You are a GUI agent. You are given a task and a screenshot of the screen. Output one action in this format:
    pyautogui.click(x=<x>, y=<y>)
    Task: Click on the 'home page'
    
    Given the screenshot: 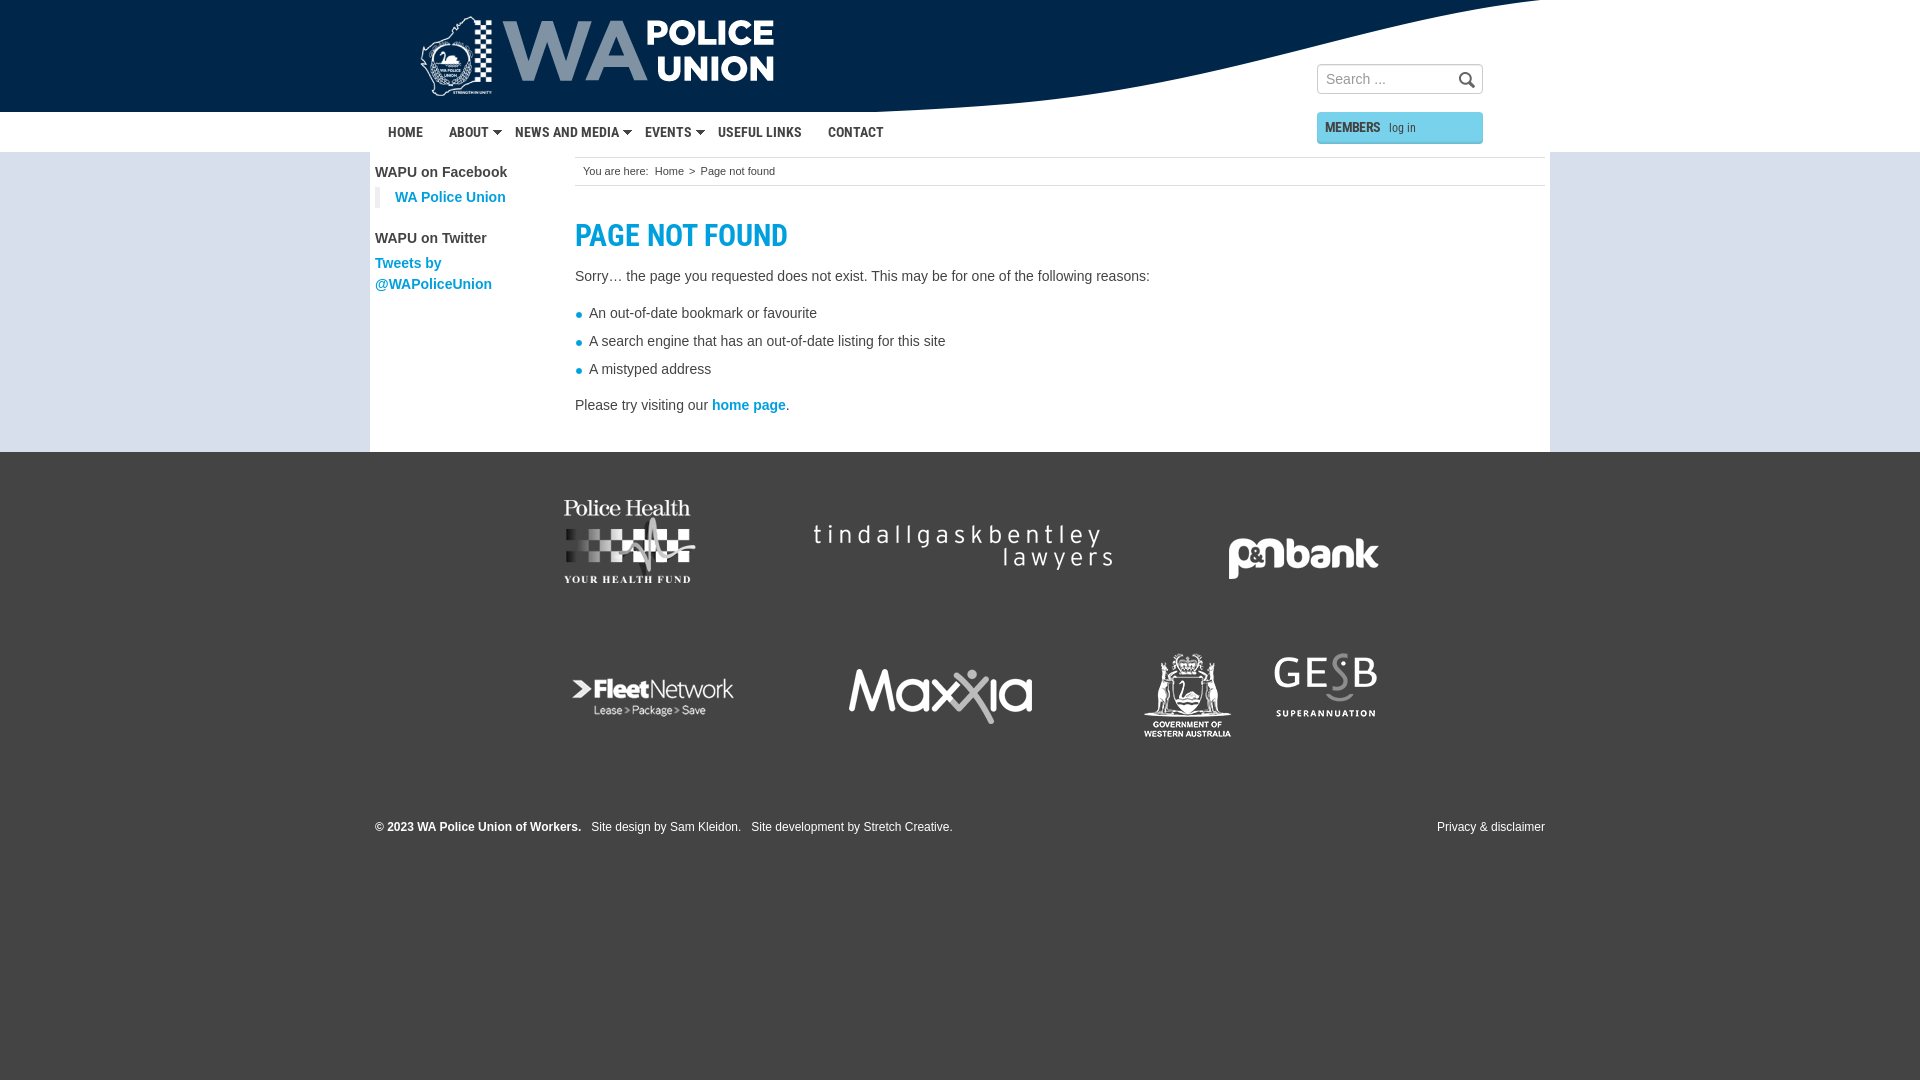 What is the action you would take?
    pyautogui.click(x=711, y=405)
    